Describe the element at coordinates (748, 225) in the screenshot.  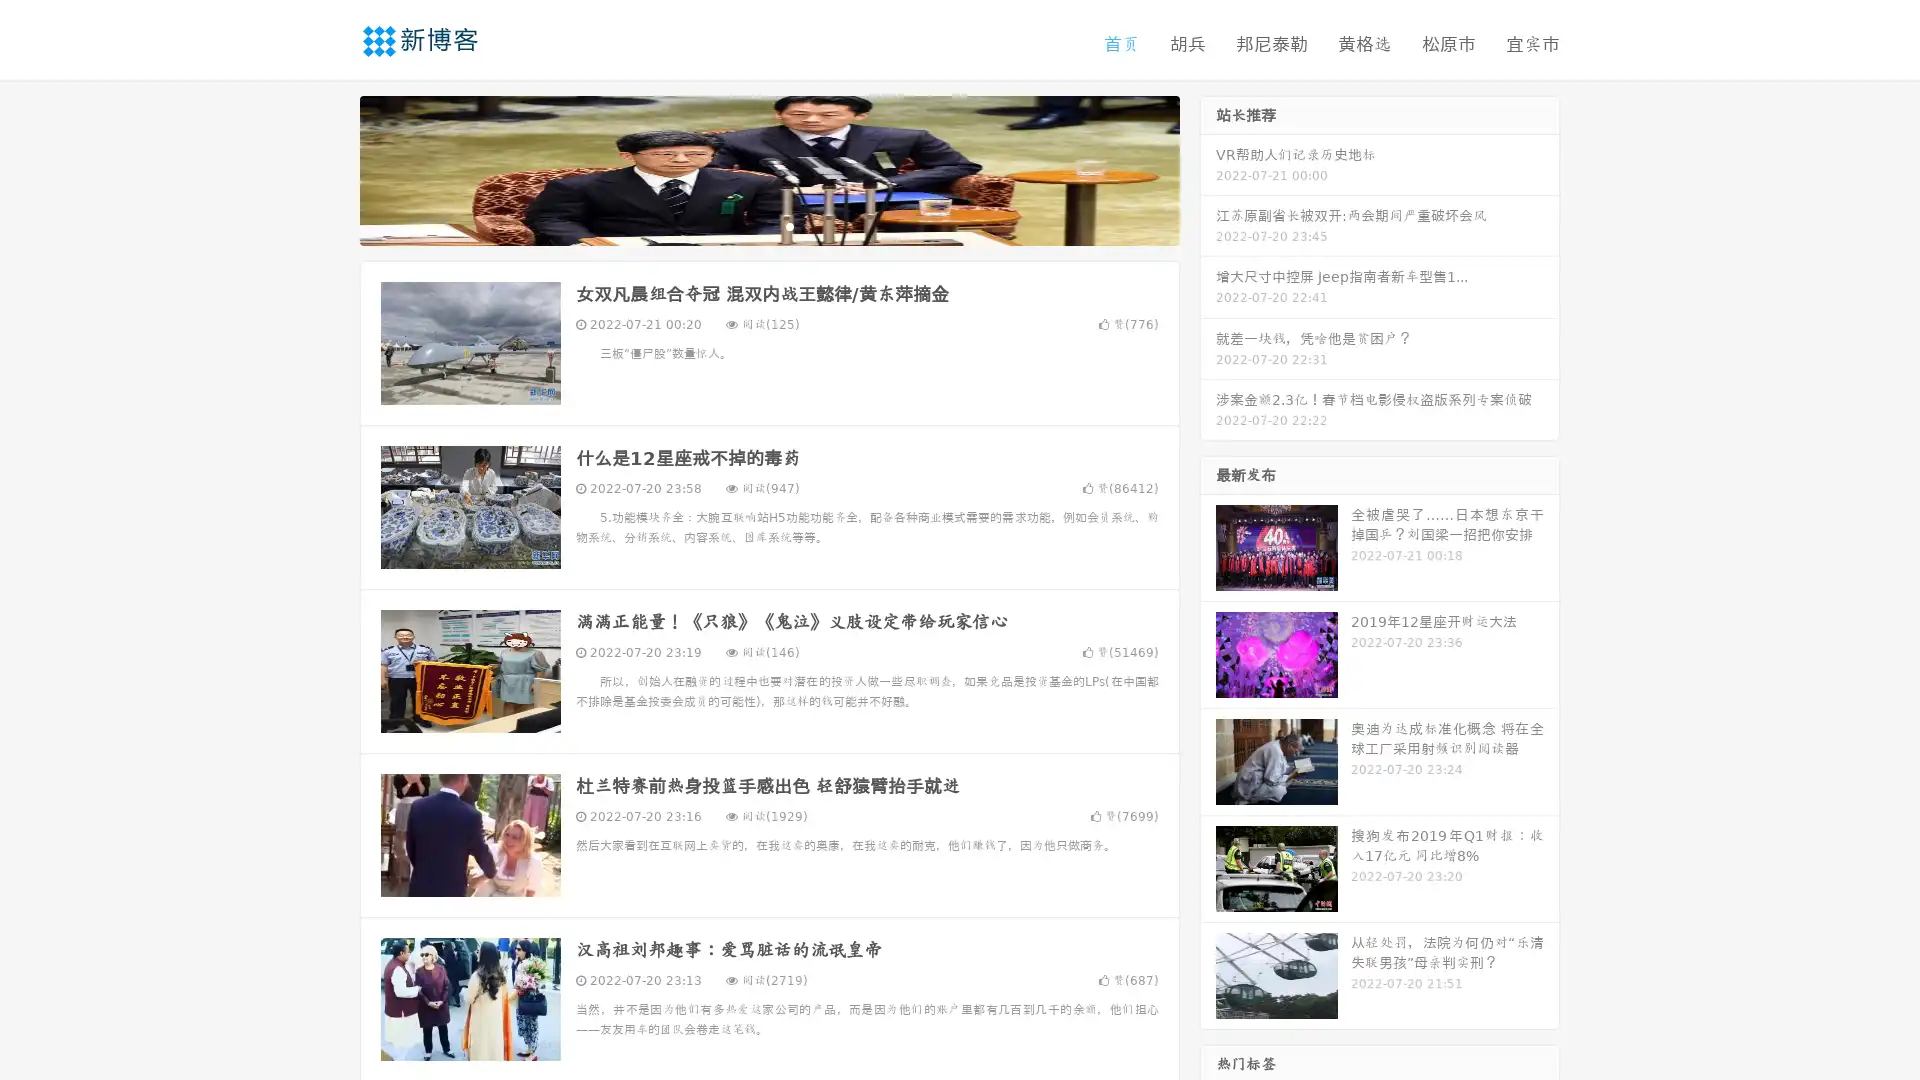
I see `Go to slide 1` at that location.